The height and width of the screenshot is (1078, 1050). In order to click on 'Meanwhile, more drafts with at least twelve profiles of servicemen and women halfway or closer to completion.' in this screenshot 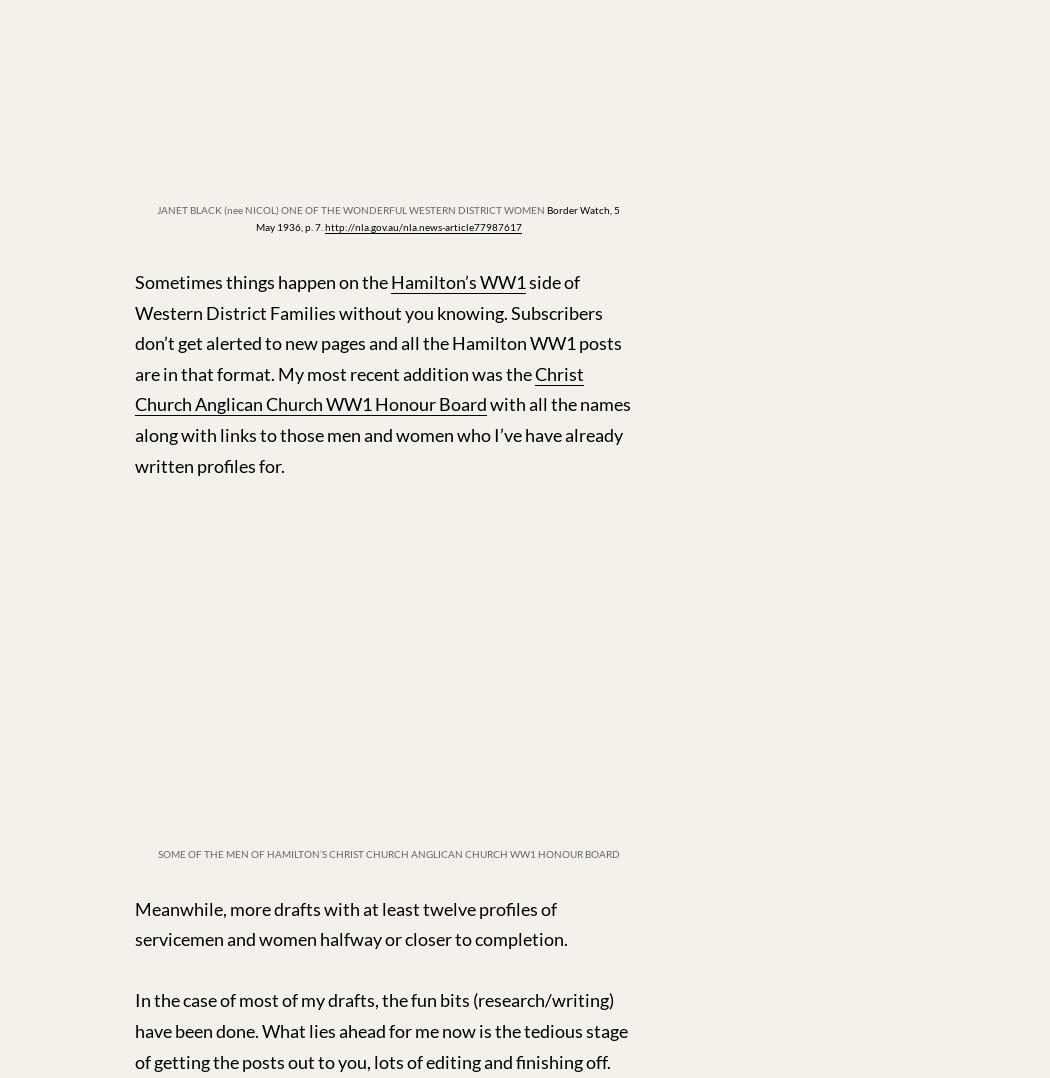, I will do `click(350, 923)`.